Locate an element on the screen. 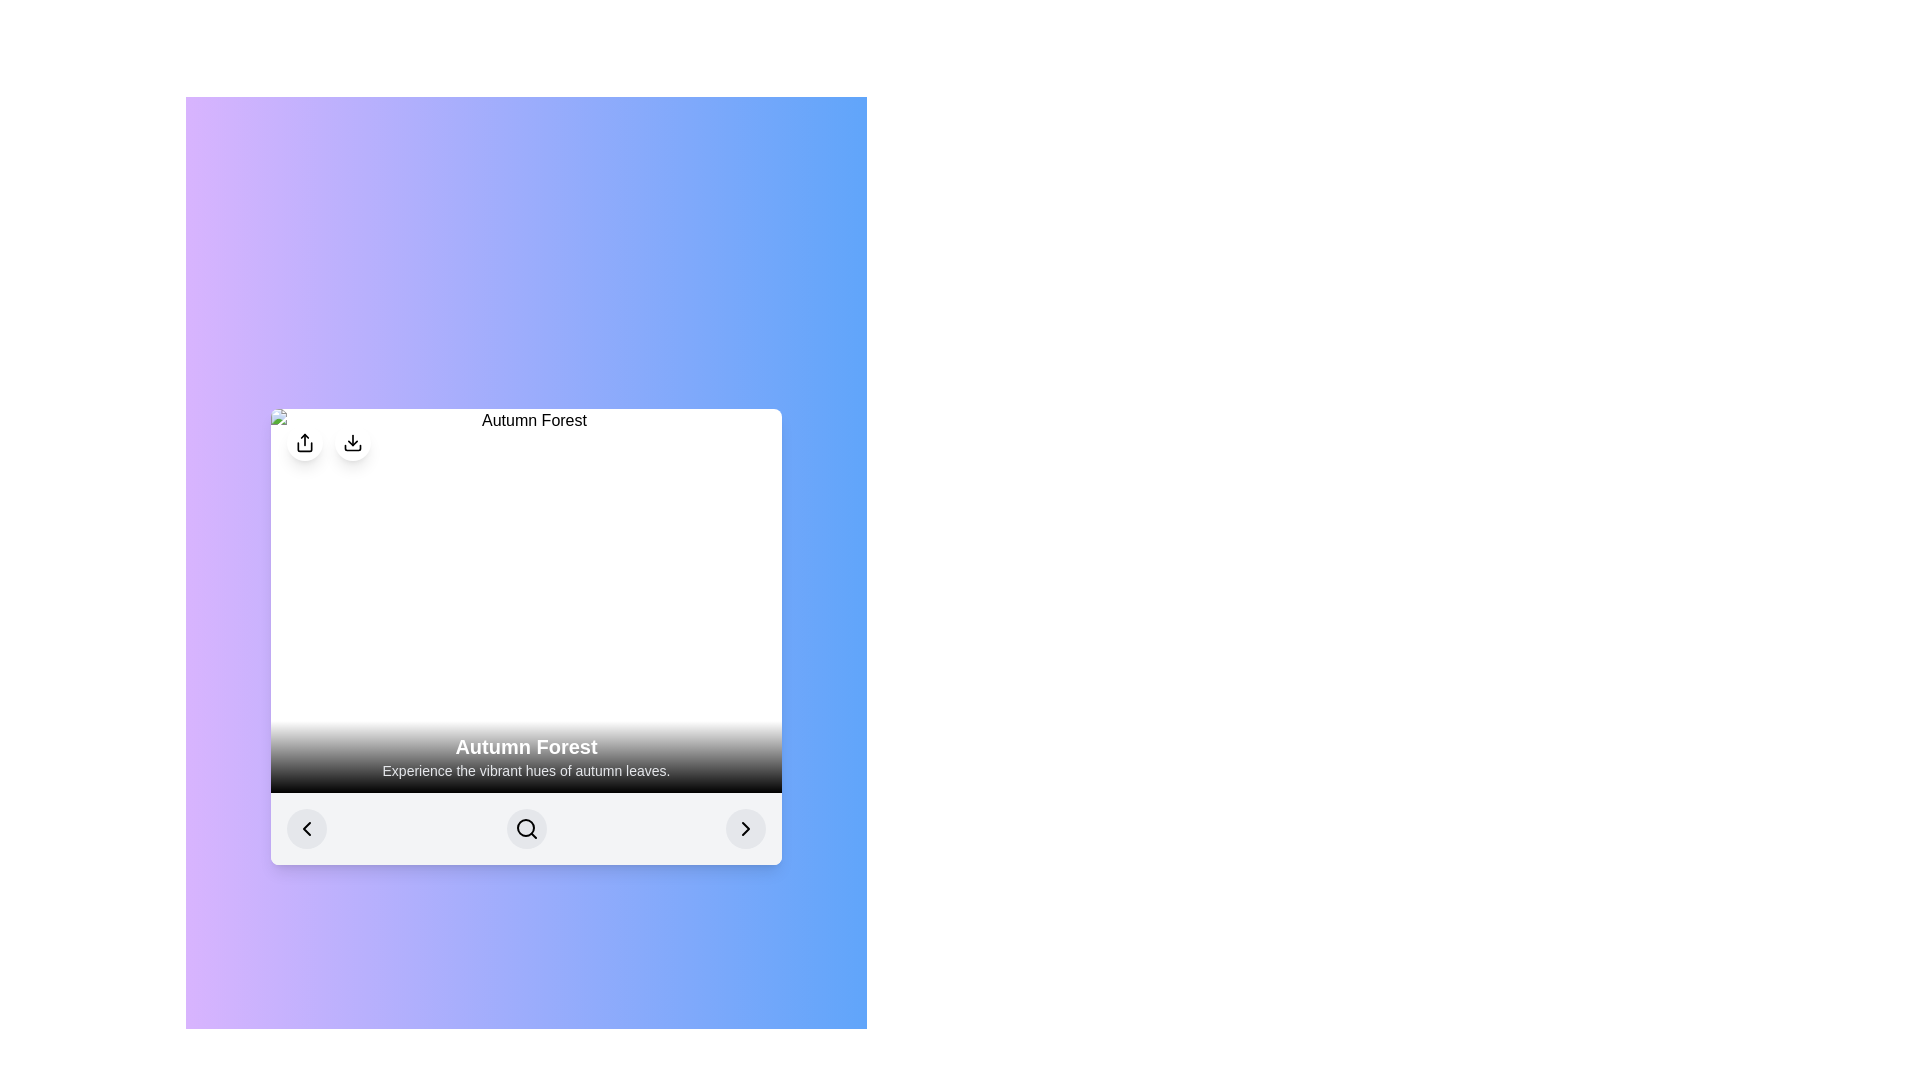  the circular button with a white background and a black download icon is located at coordinates (353, 442).